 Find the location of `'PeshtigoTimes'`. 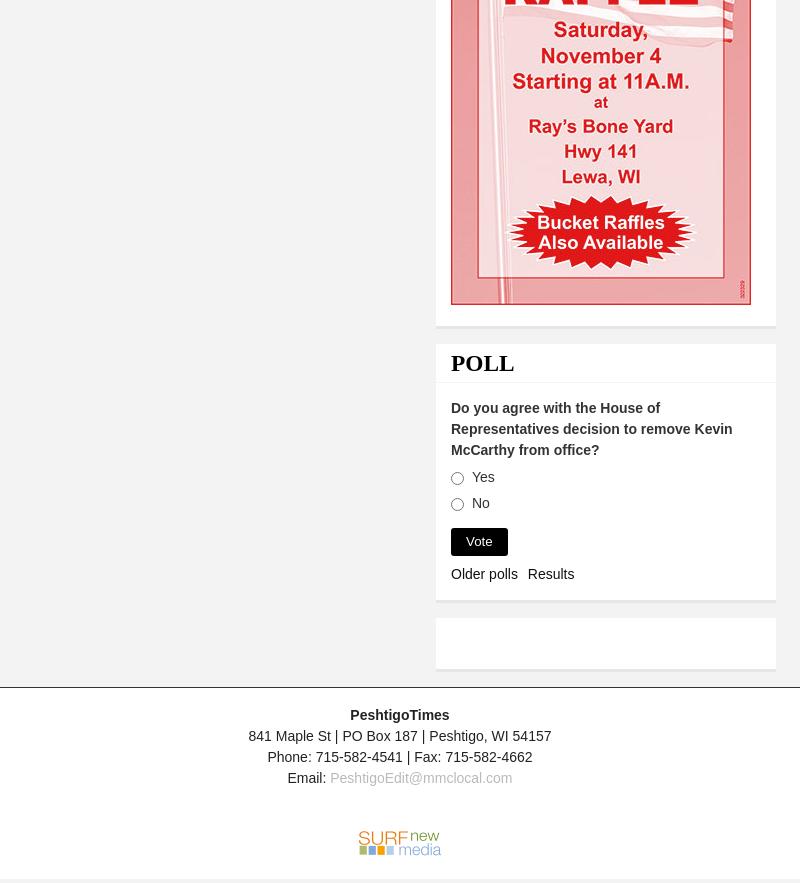

'PeshtigoTimes' is located at coordinates (398, 713).